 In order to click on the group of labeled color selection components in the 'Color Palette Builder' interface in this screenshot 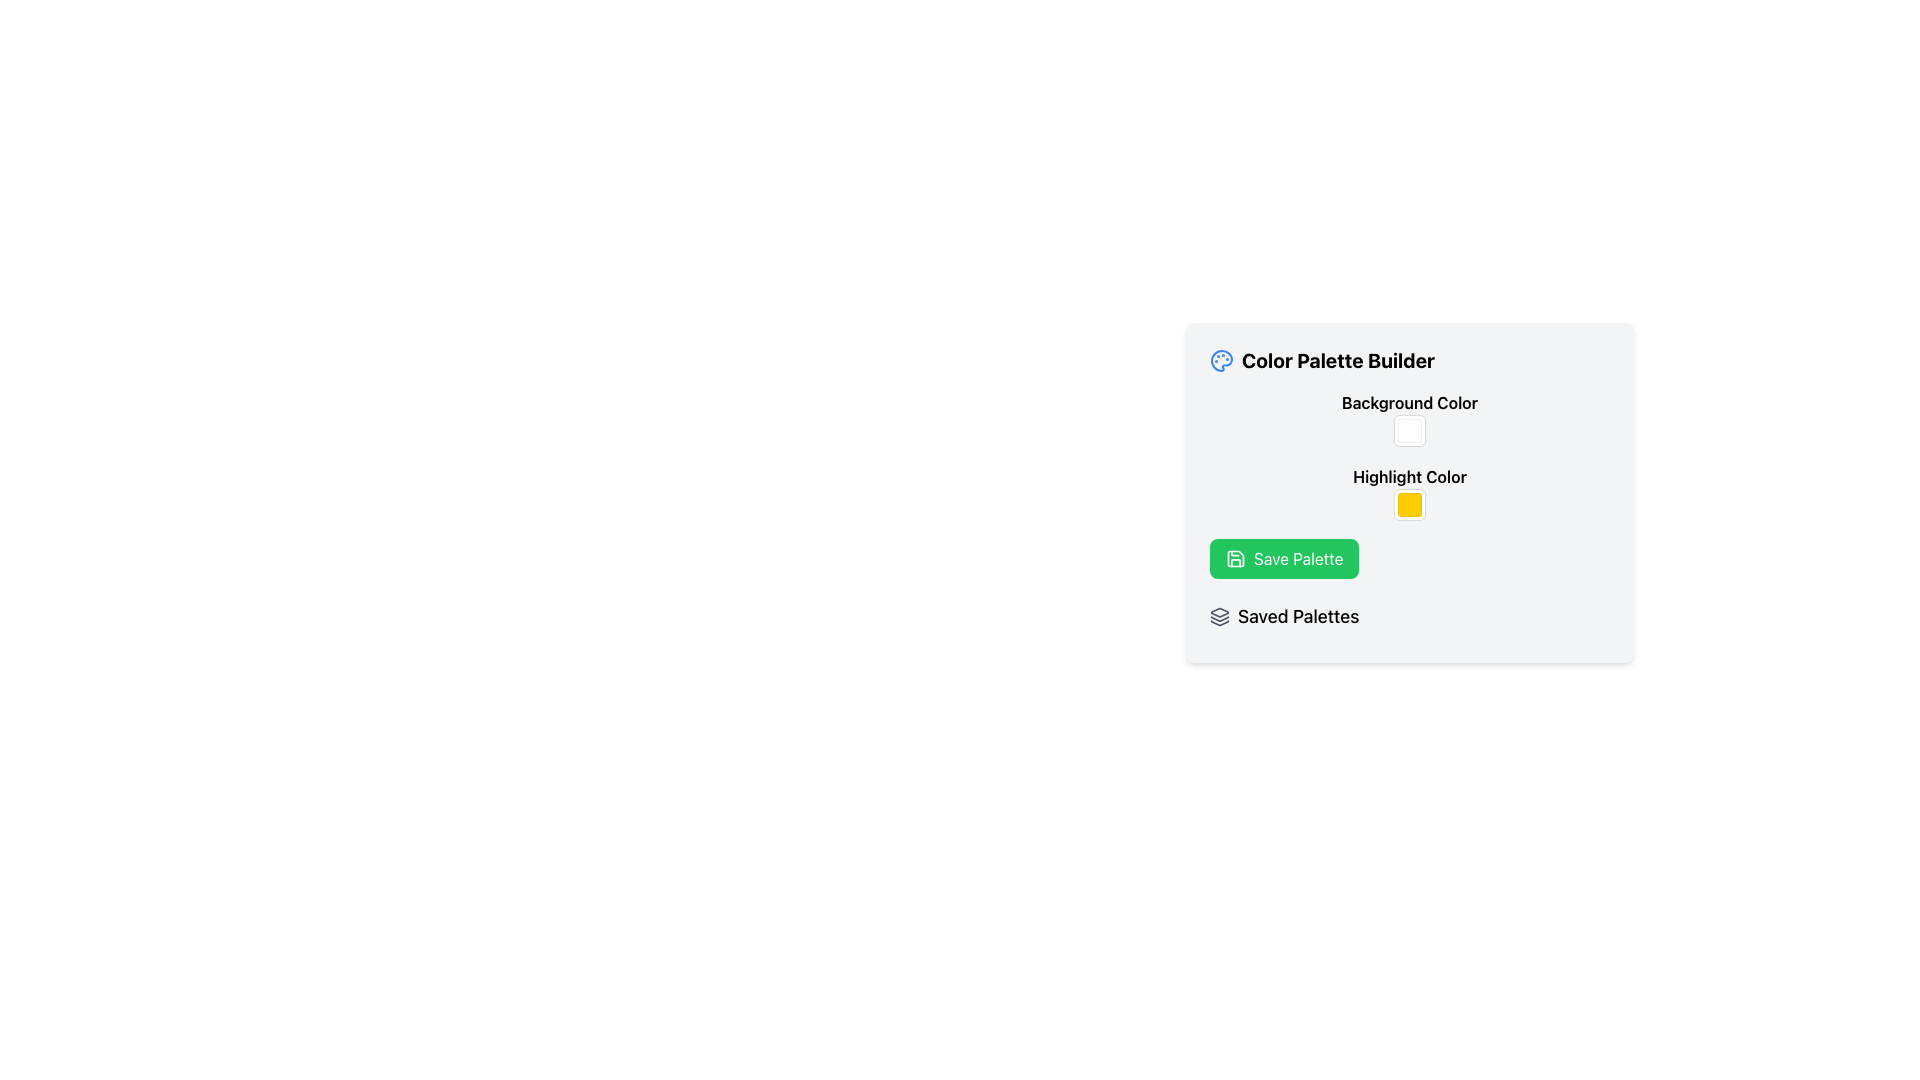, I will do `click(1409, 456)`.